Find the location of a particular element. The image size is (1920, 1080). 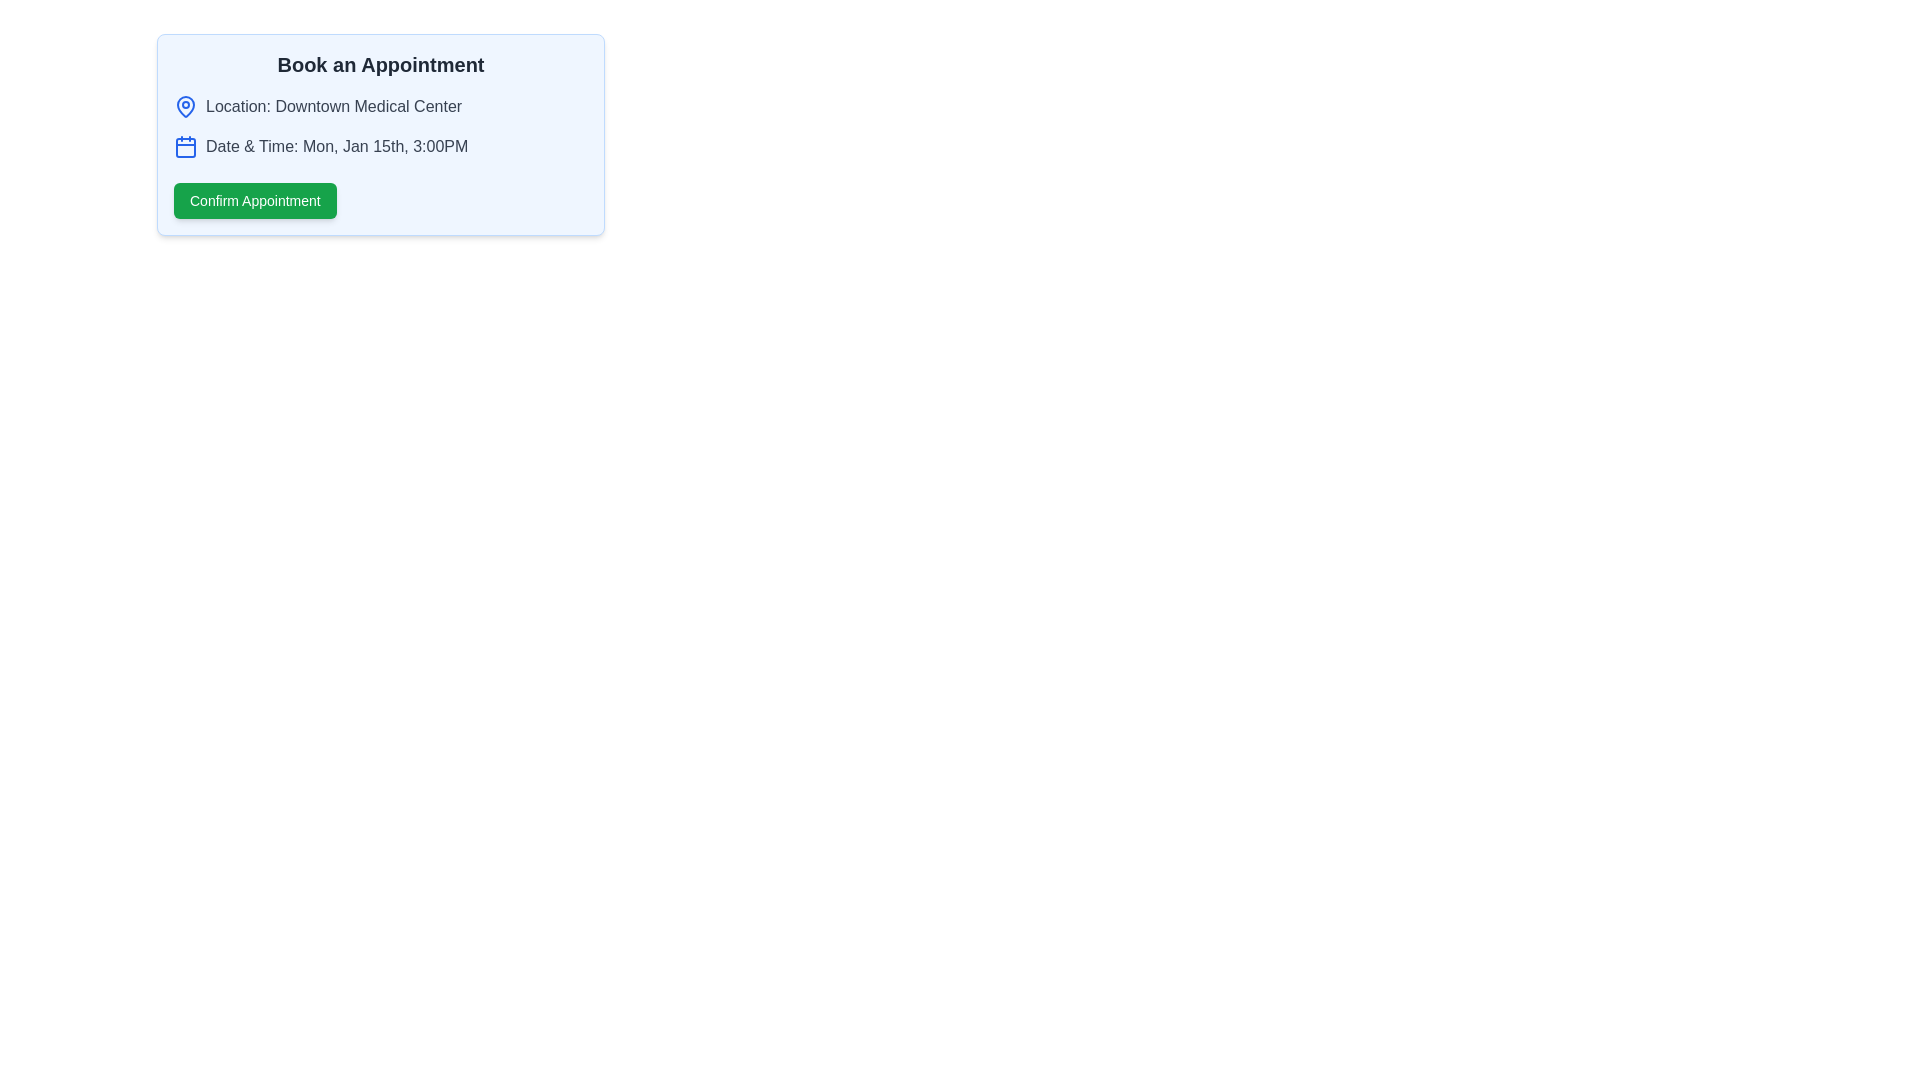

the 'Confirm Appointment' button, which is a green rectangular button with white text and a rounded border located at the bottom left of the booking card interface is located at coordinates (254, 200).